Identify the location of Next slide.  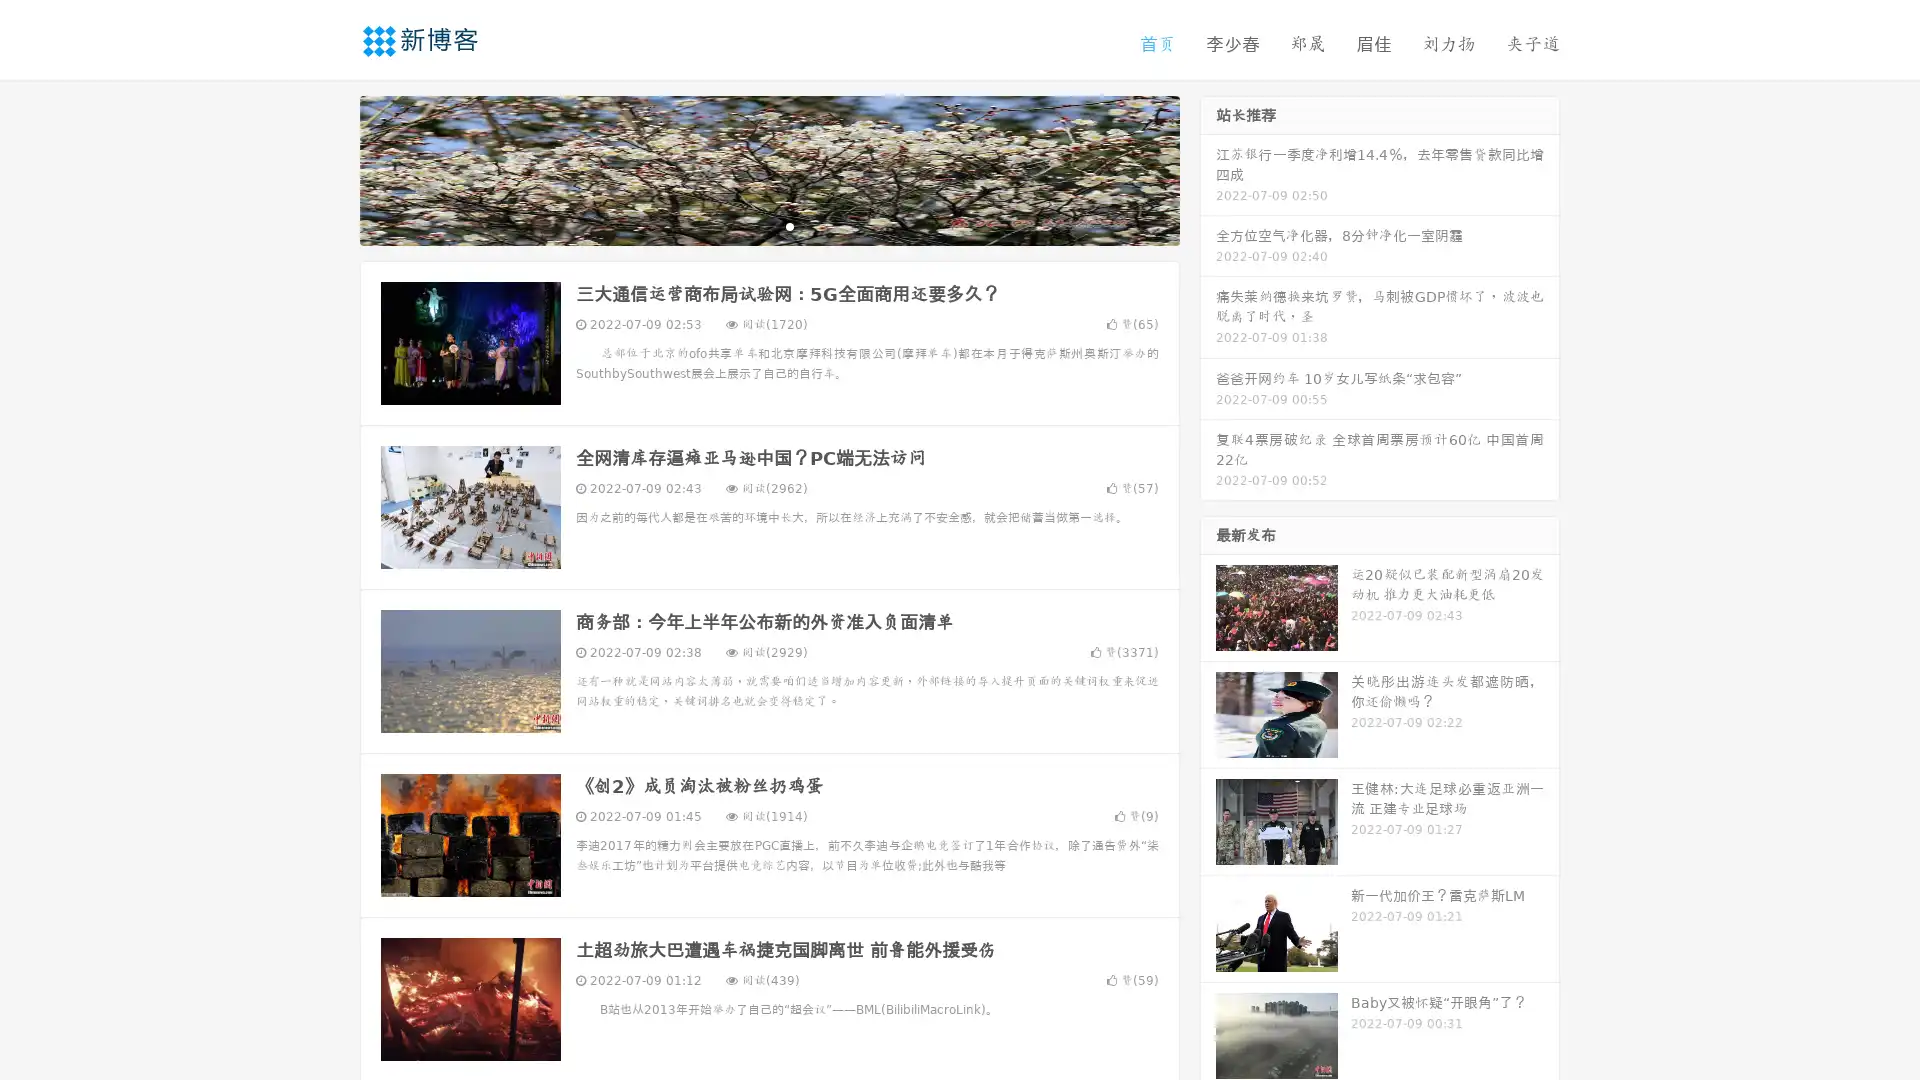
(1208, 168).